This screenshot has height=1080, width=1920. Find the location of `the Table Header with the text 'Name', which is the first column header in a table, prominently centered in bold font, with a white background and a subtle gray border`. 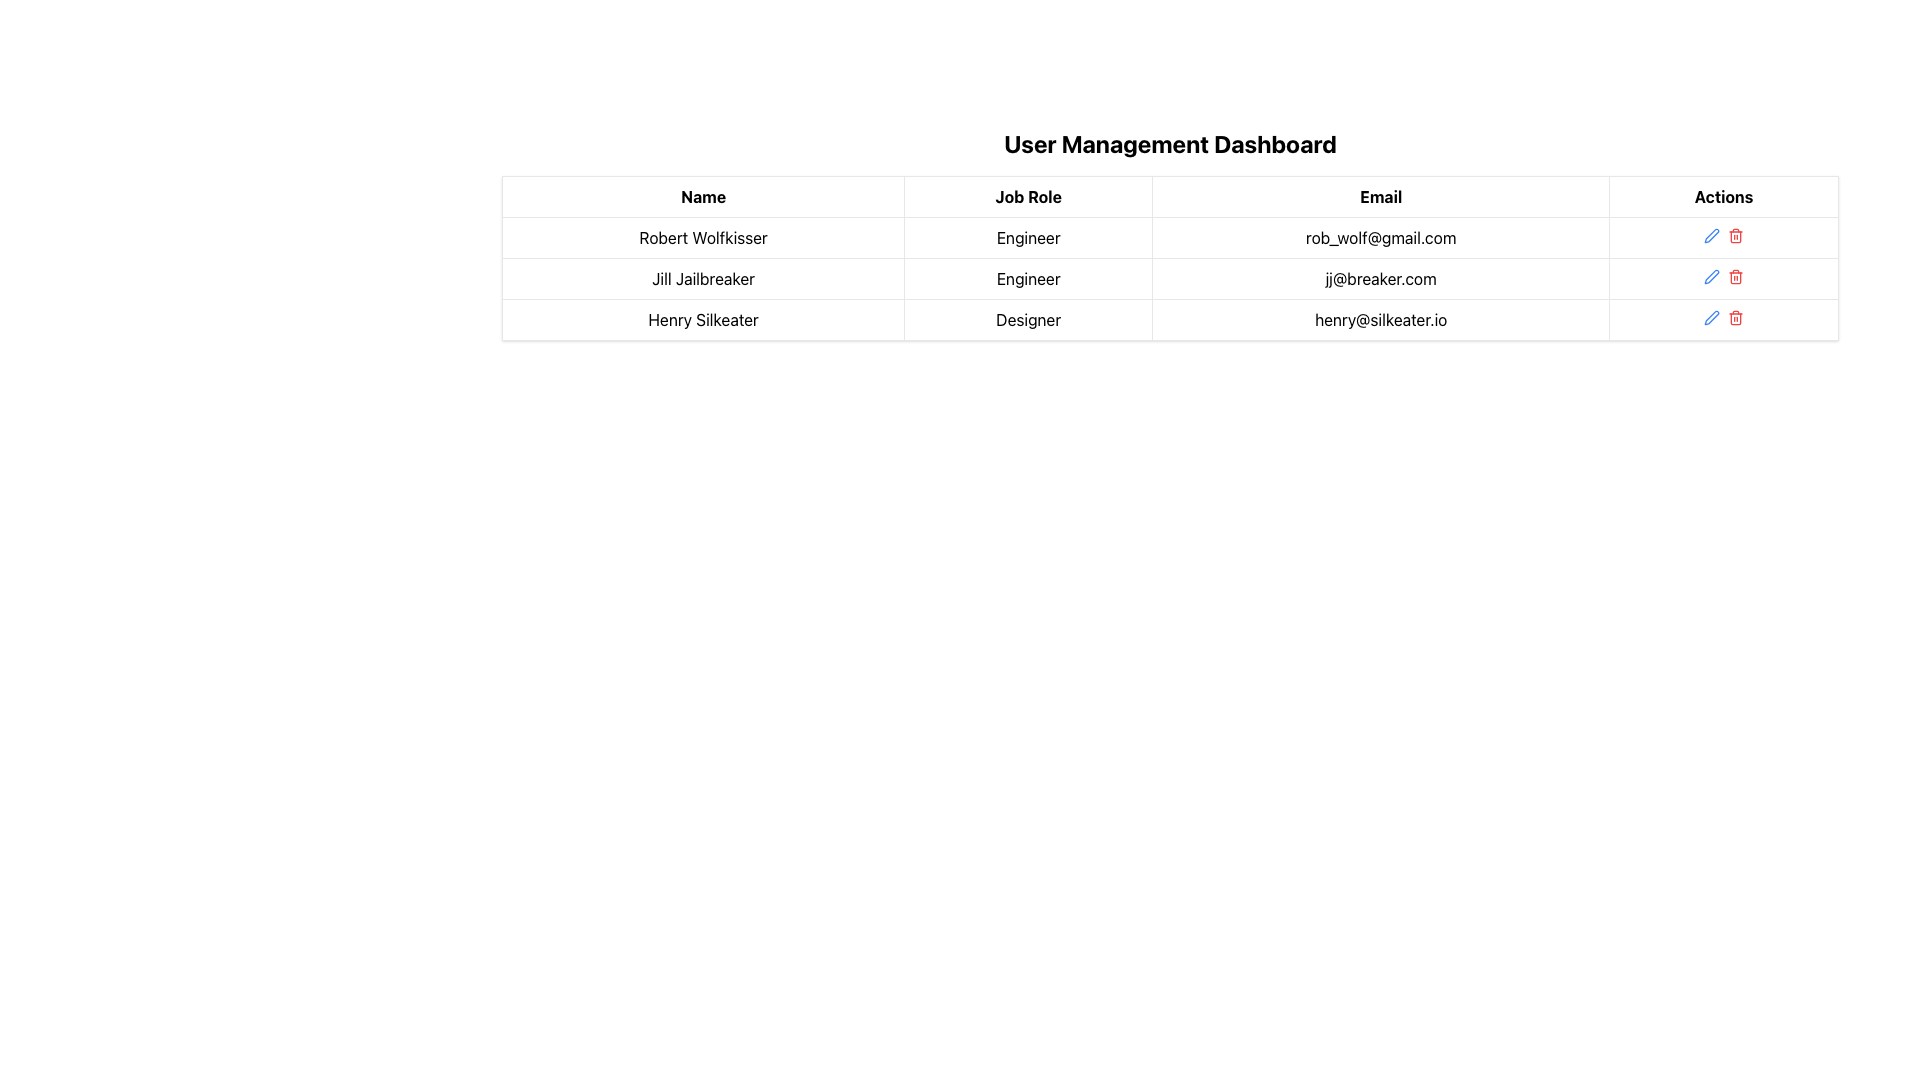

the Table Header with the text 'Name', which is the first column header in a table, prominently centered in bold font, with a white background and a subtle gray border is located at coordinates (703, 196).